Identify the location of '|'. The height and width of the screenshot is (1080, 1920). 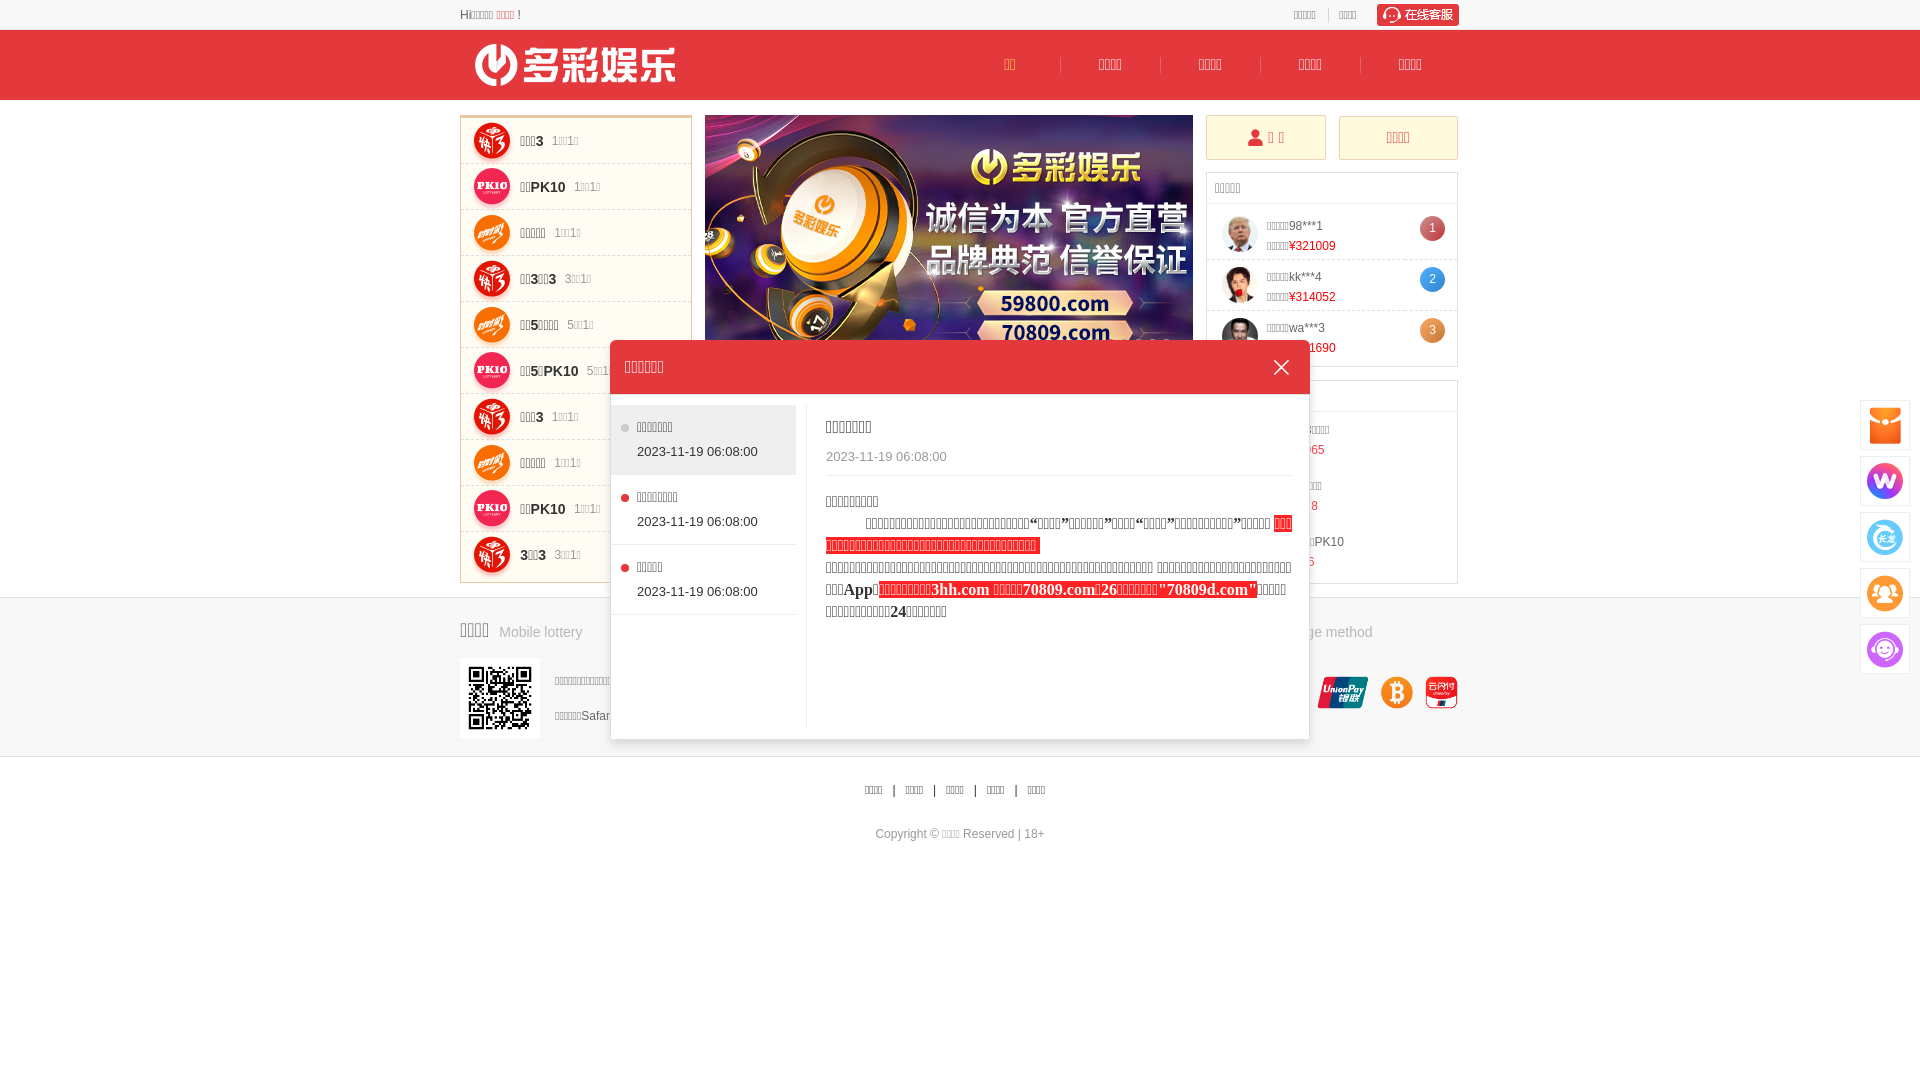
(933, 789).